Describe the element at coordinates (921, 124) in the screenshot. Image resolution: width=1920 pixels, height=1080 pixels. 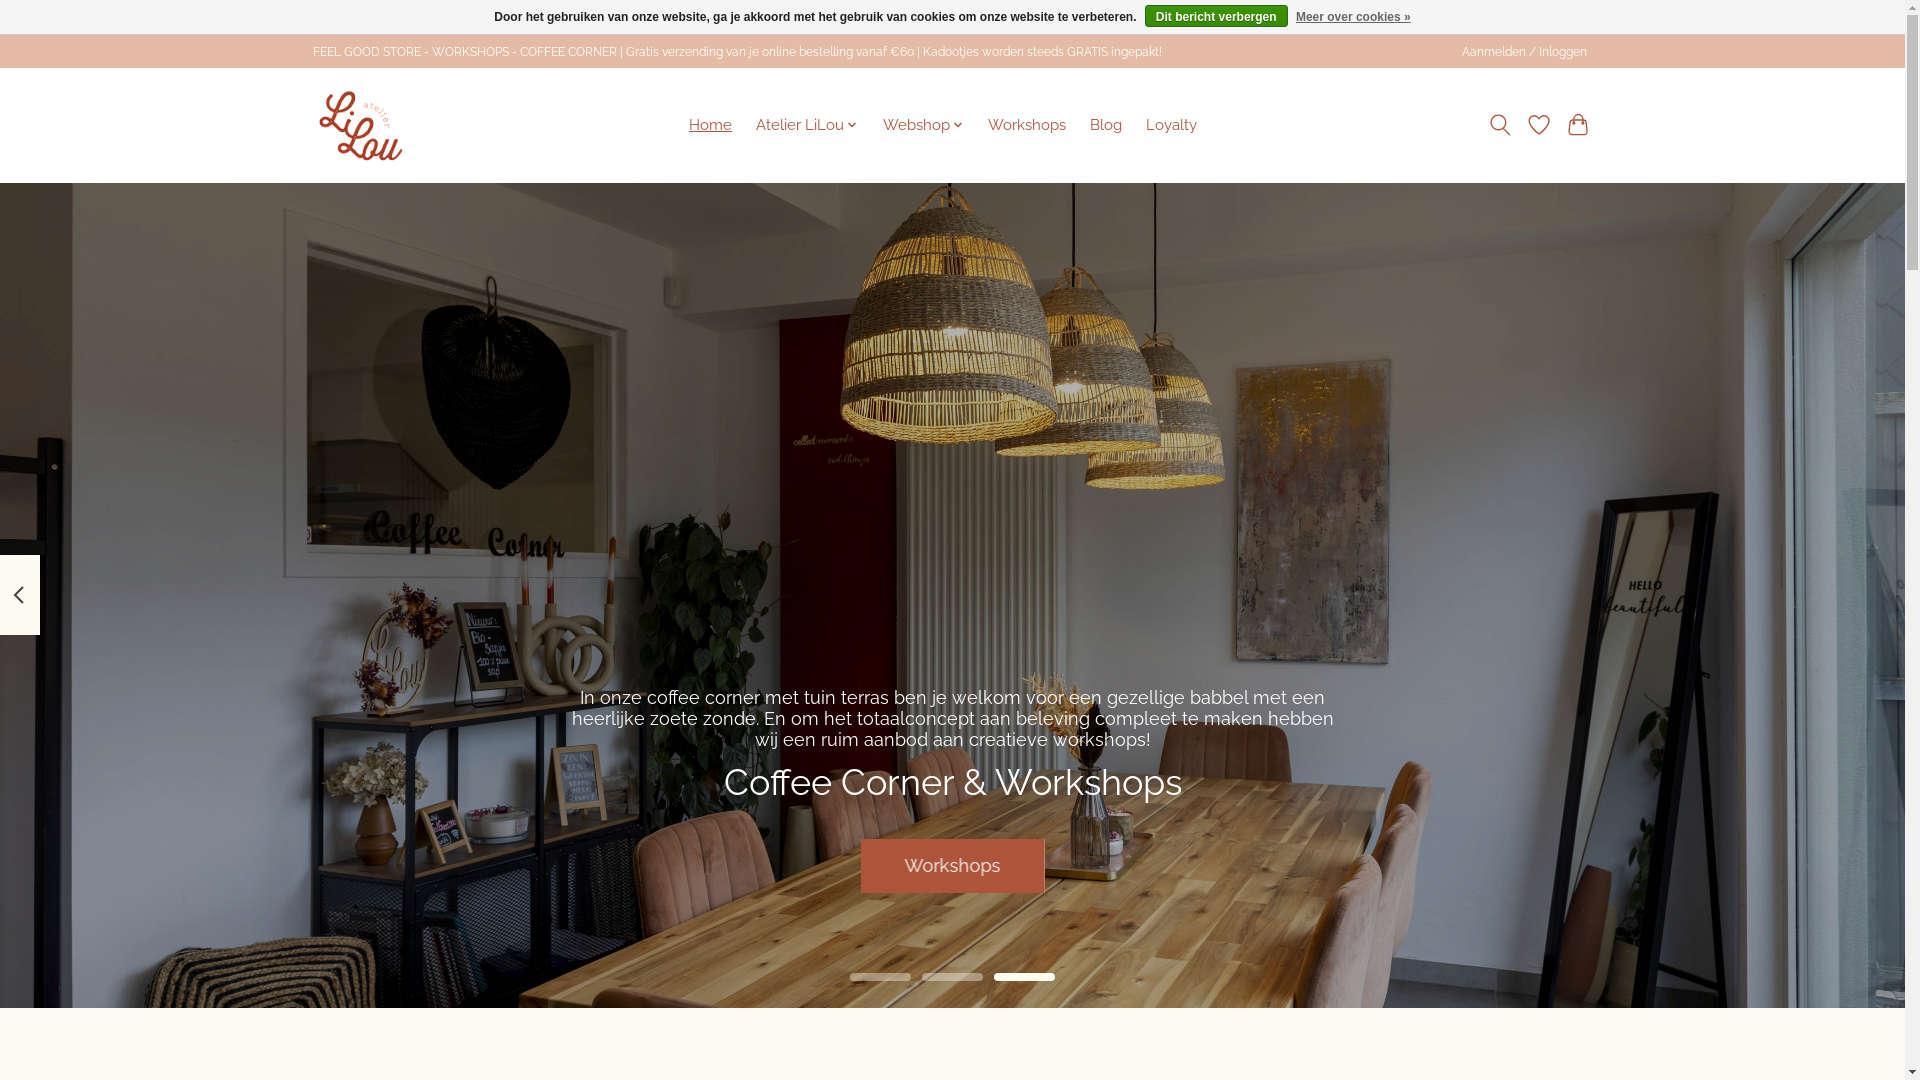
I see `'Webshop'` at that location.